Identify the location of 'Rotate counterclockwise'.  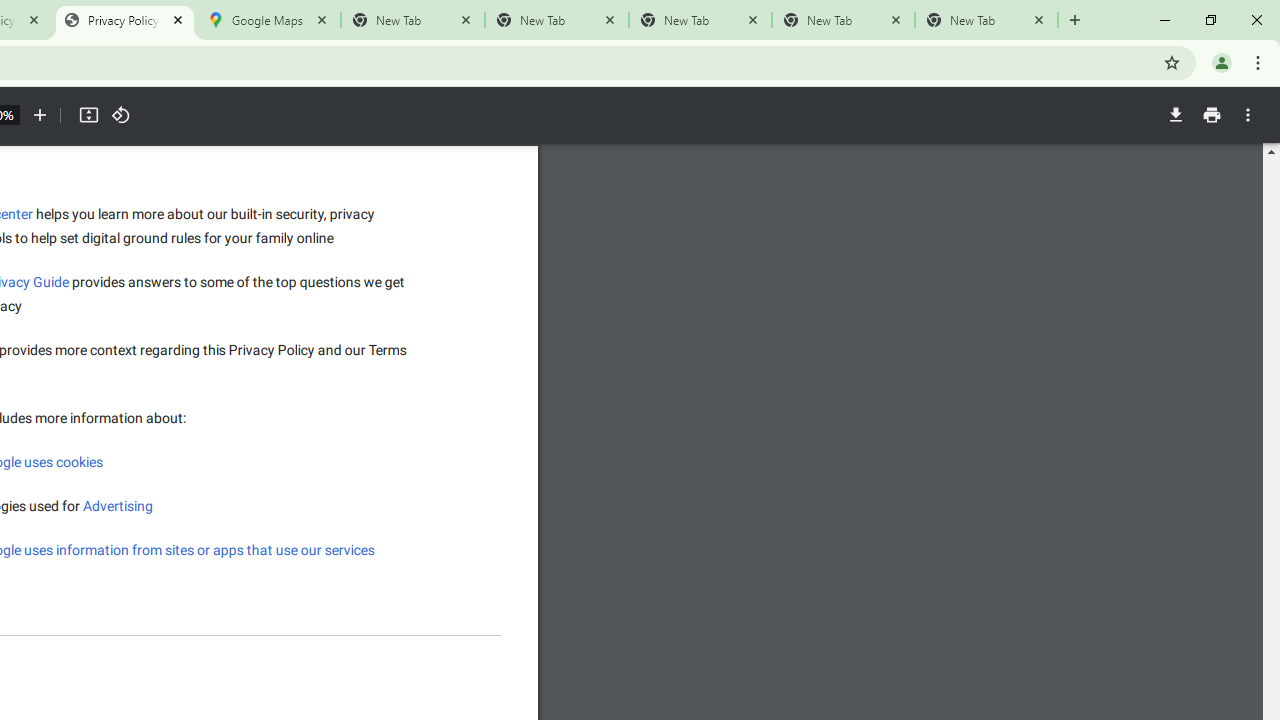
(119, 115).